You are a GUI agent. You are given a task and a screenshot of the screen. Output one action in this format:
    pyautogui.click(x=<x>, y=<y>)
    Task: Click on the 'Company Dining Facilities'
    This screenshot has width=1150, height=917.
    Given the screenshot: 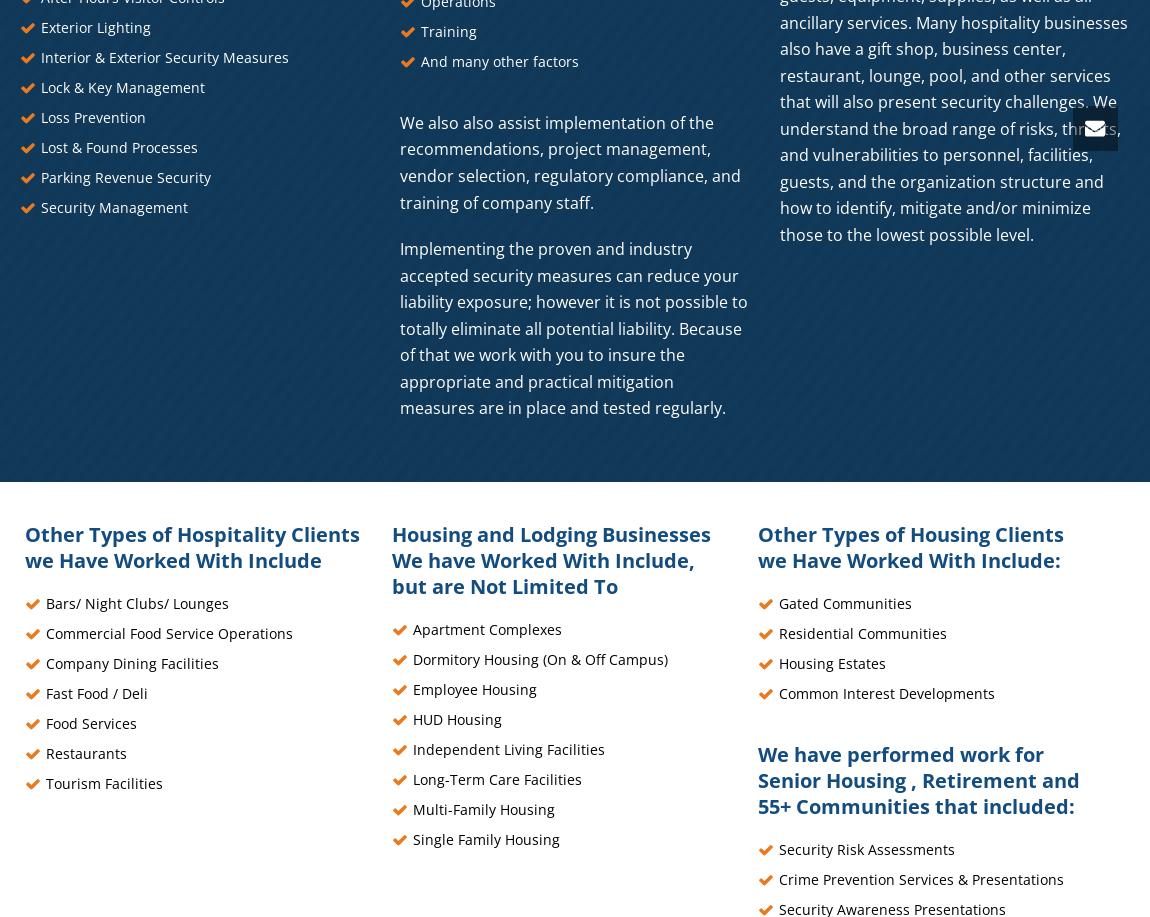 What is the action you would take?
    pyautogui.click(x=131, y=662)
    